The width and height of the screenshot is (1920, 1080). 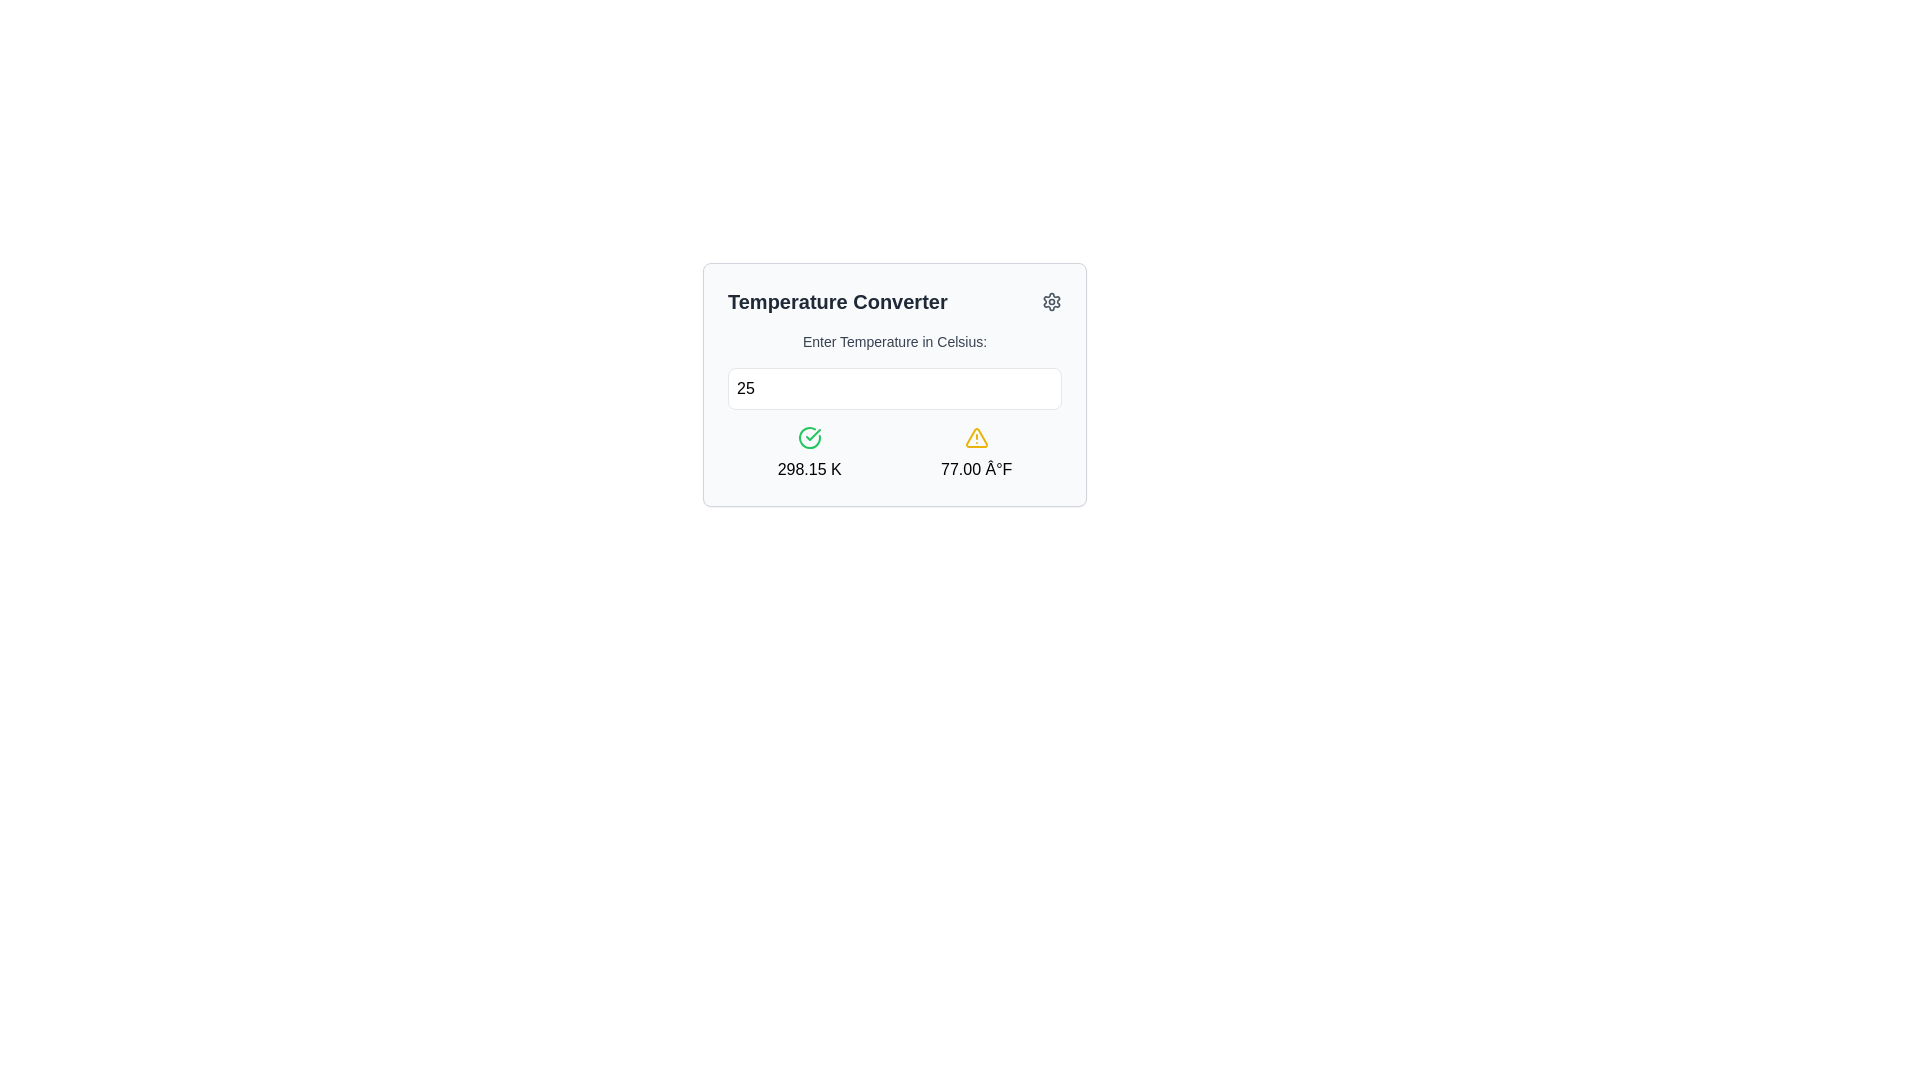 I want to click on the displayed warning icon associated with the second temperature display that shows a temperature value in Fahrenheit, so click(x=976, y=454).